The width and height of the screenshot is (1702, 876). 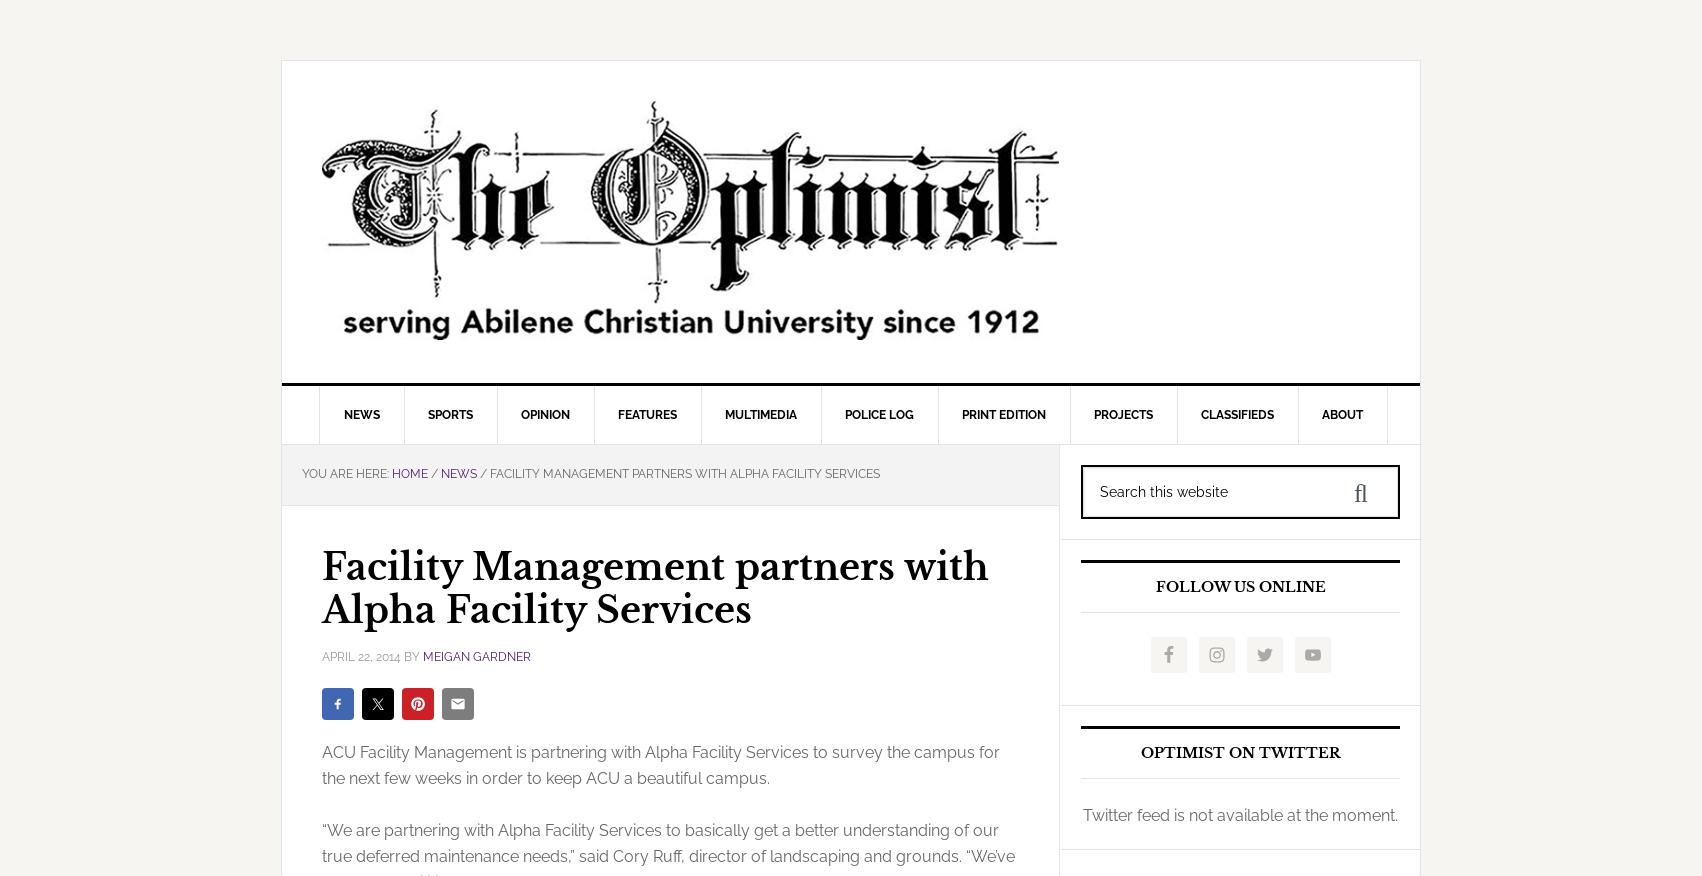 What do you see at coordinates (342, 414) in the screenshot?
I see `'News'` at bounding box center [342, 414].